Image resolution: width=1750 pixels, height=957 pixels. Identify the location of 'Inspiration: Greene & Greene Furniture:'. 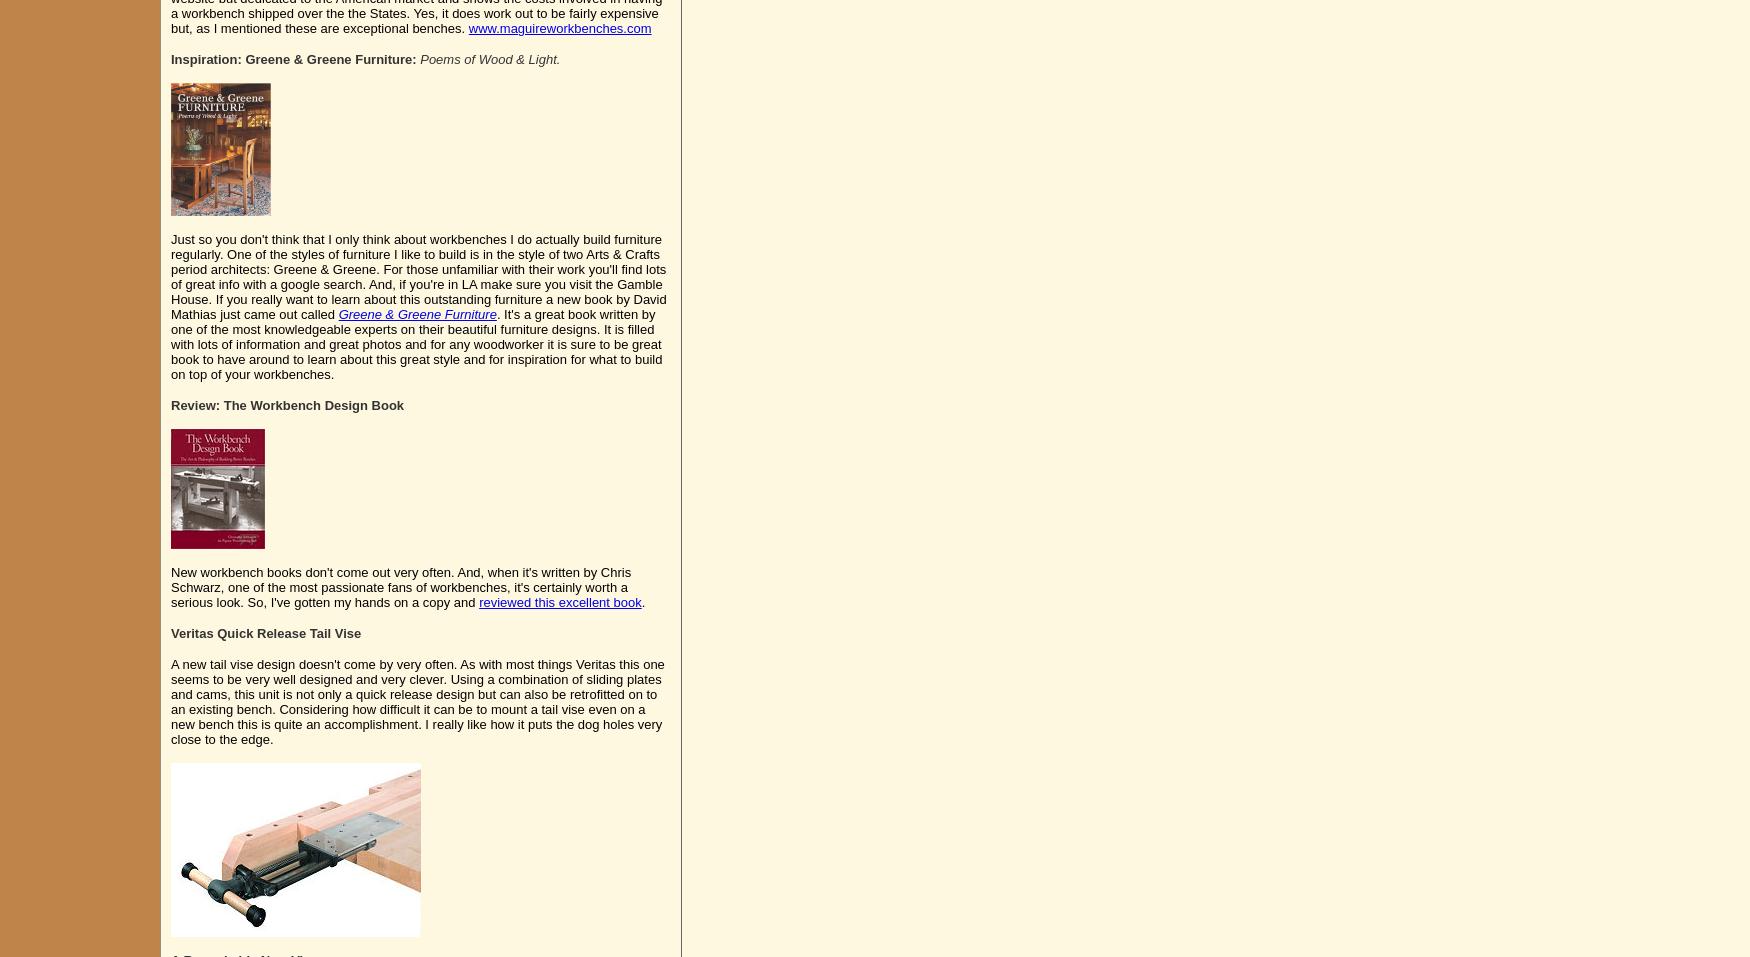
(294, 58).